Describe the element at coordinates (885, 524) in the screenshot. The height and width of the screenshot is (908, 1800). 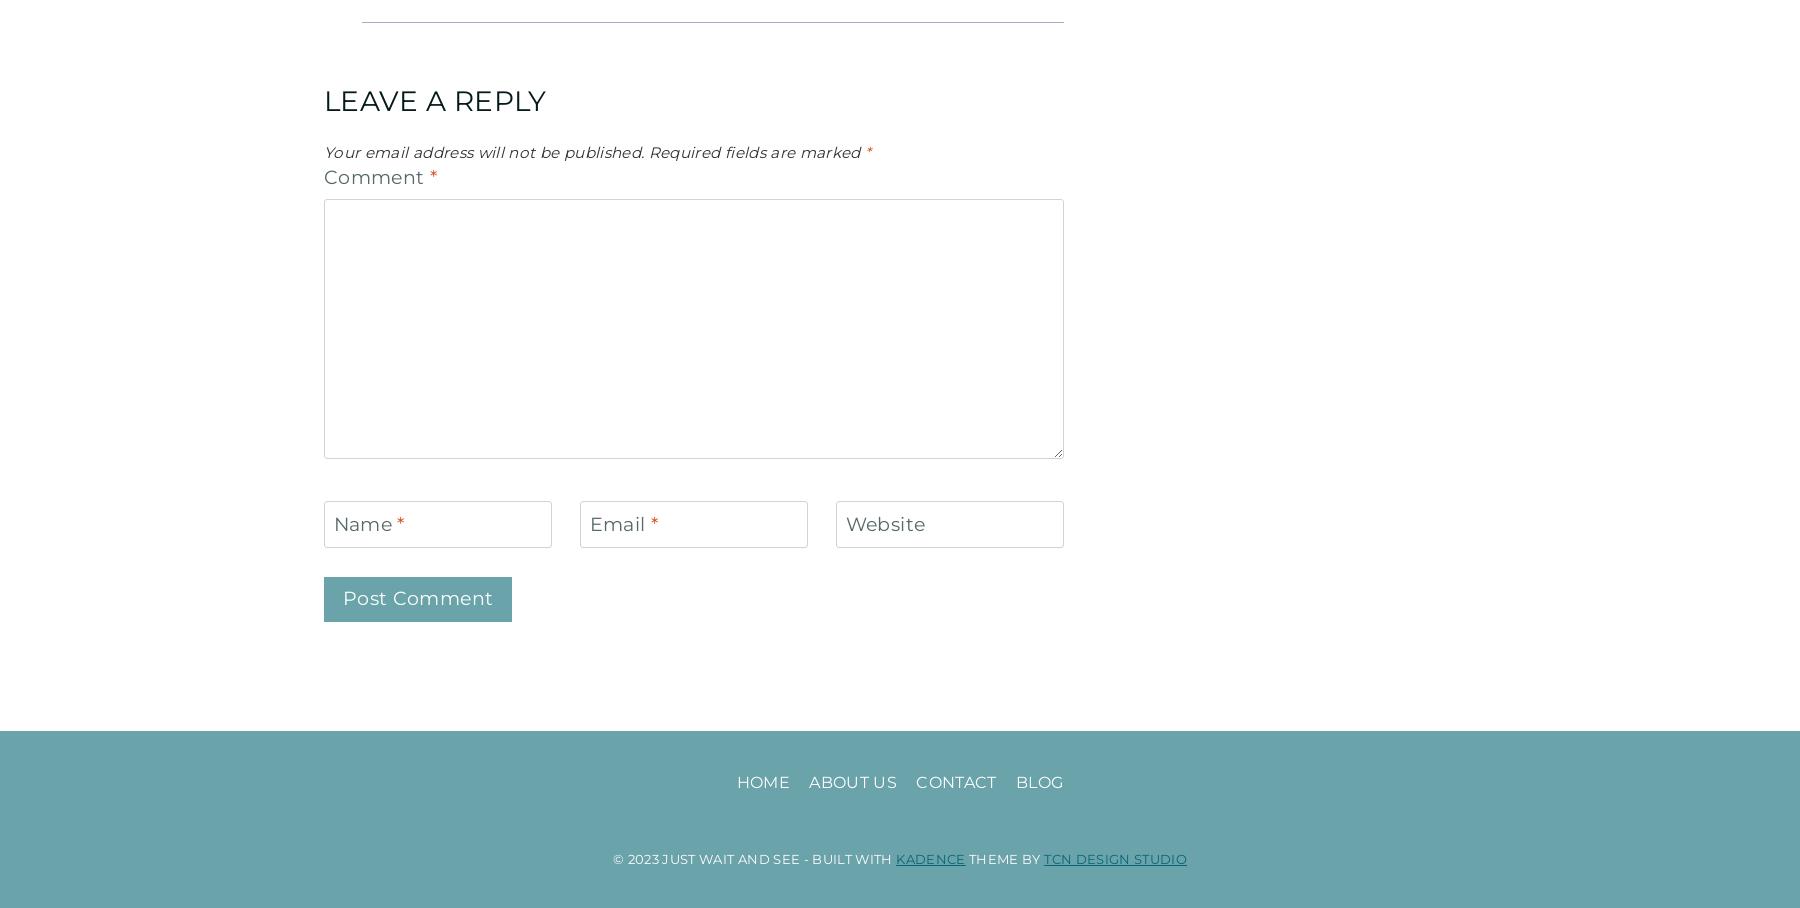
I see `'Website'` at that location.